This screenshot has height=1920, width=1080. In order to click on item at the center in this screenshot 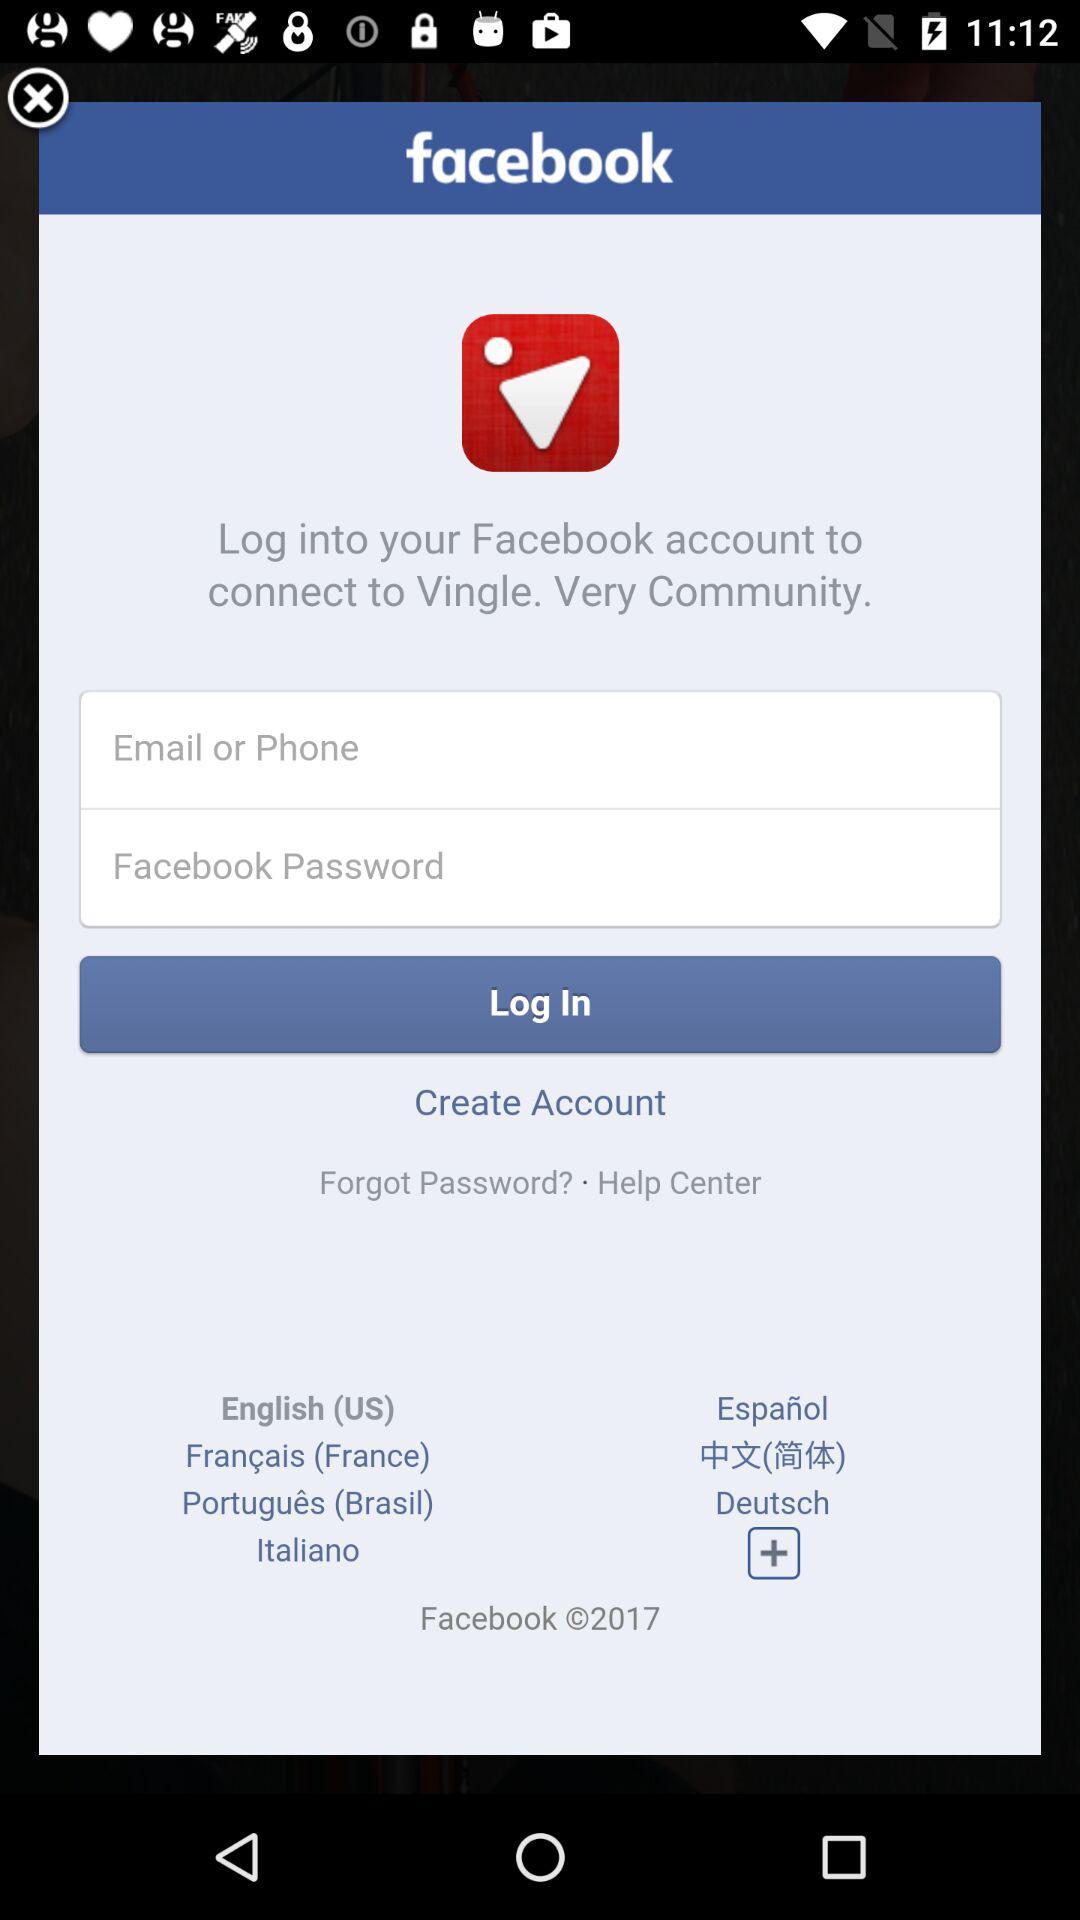, I will do `click(540, 927)`.